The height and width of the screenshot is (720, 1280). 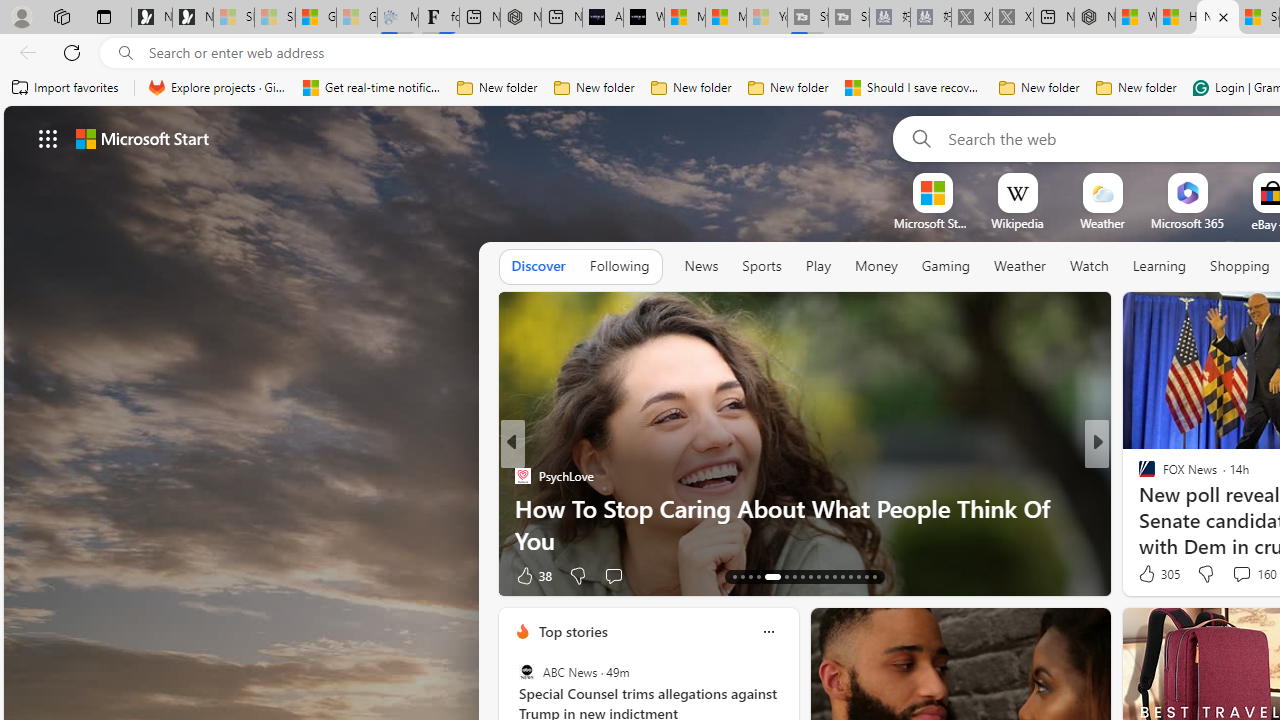 I want to click on 'New folder', so click(x=1136, y=87).